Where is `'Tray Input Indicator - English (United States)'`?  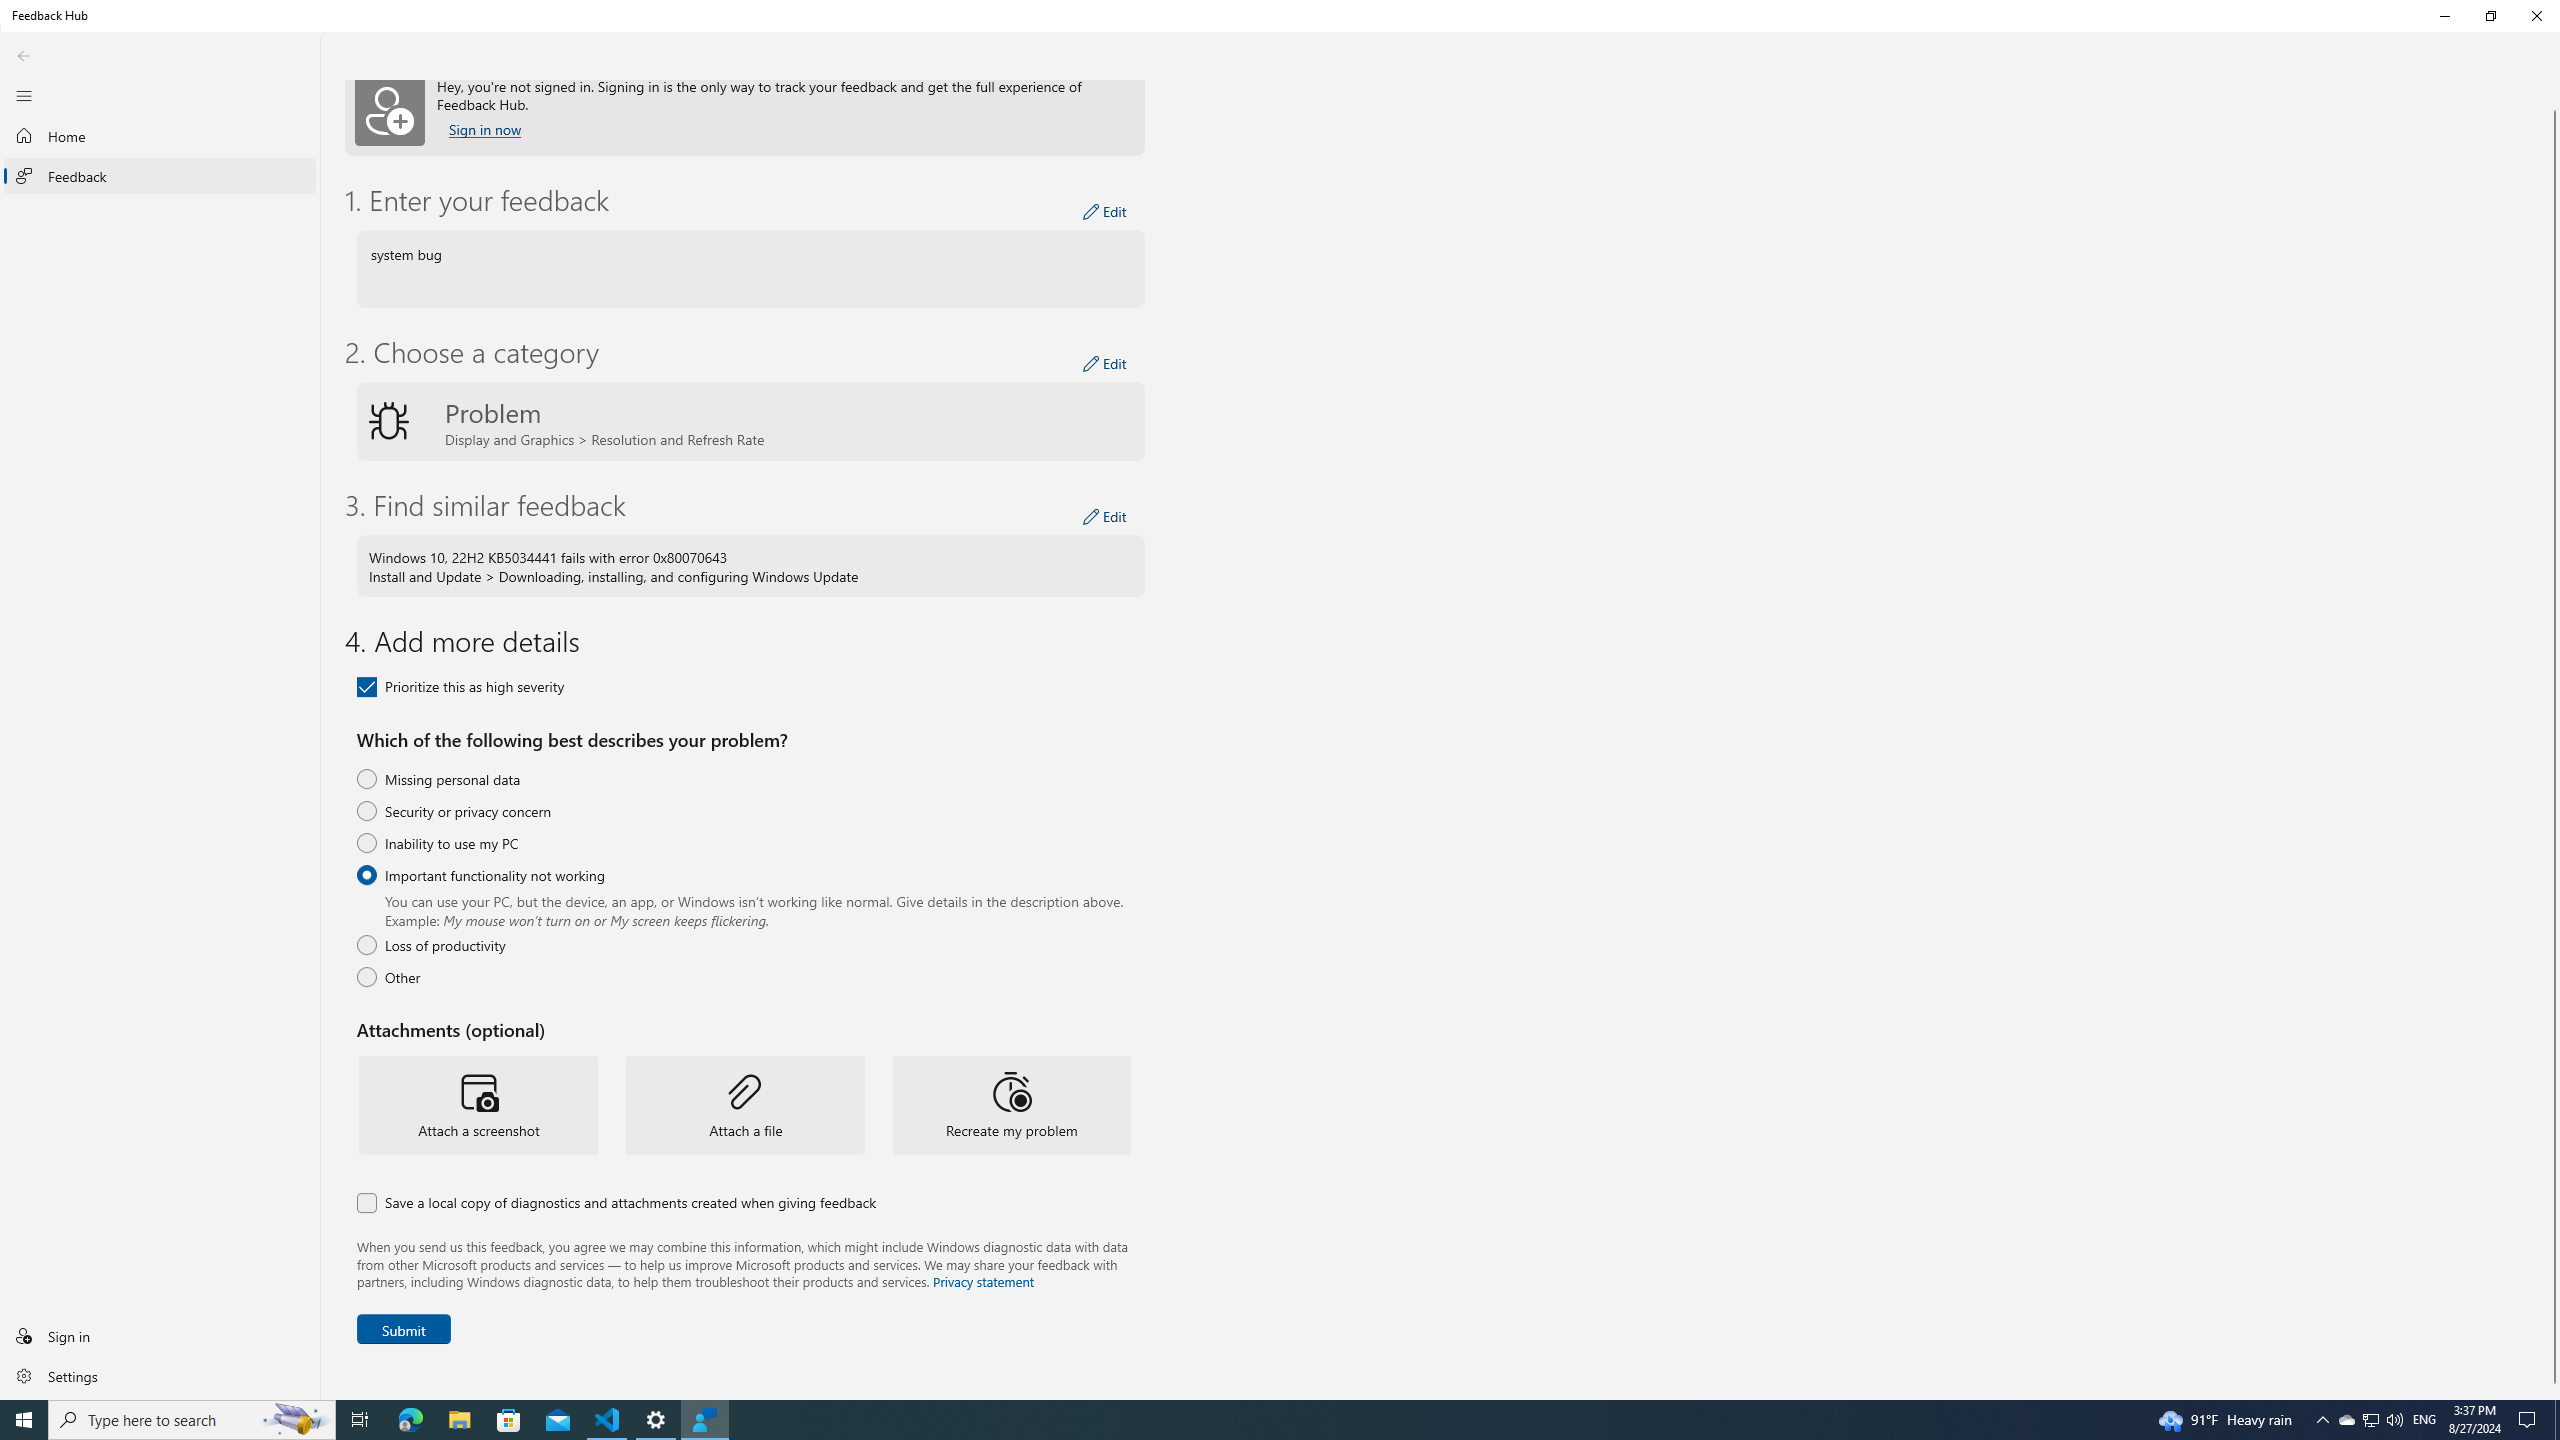
'Tray Input Indicator - English (United States)' is located at coordinates (2424, 1418).